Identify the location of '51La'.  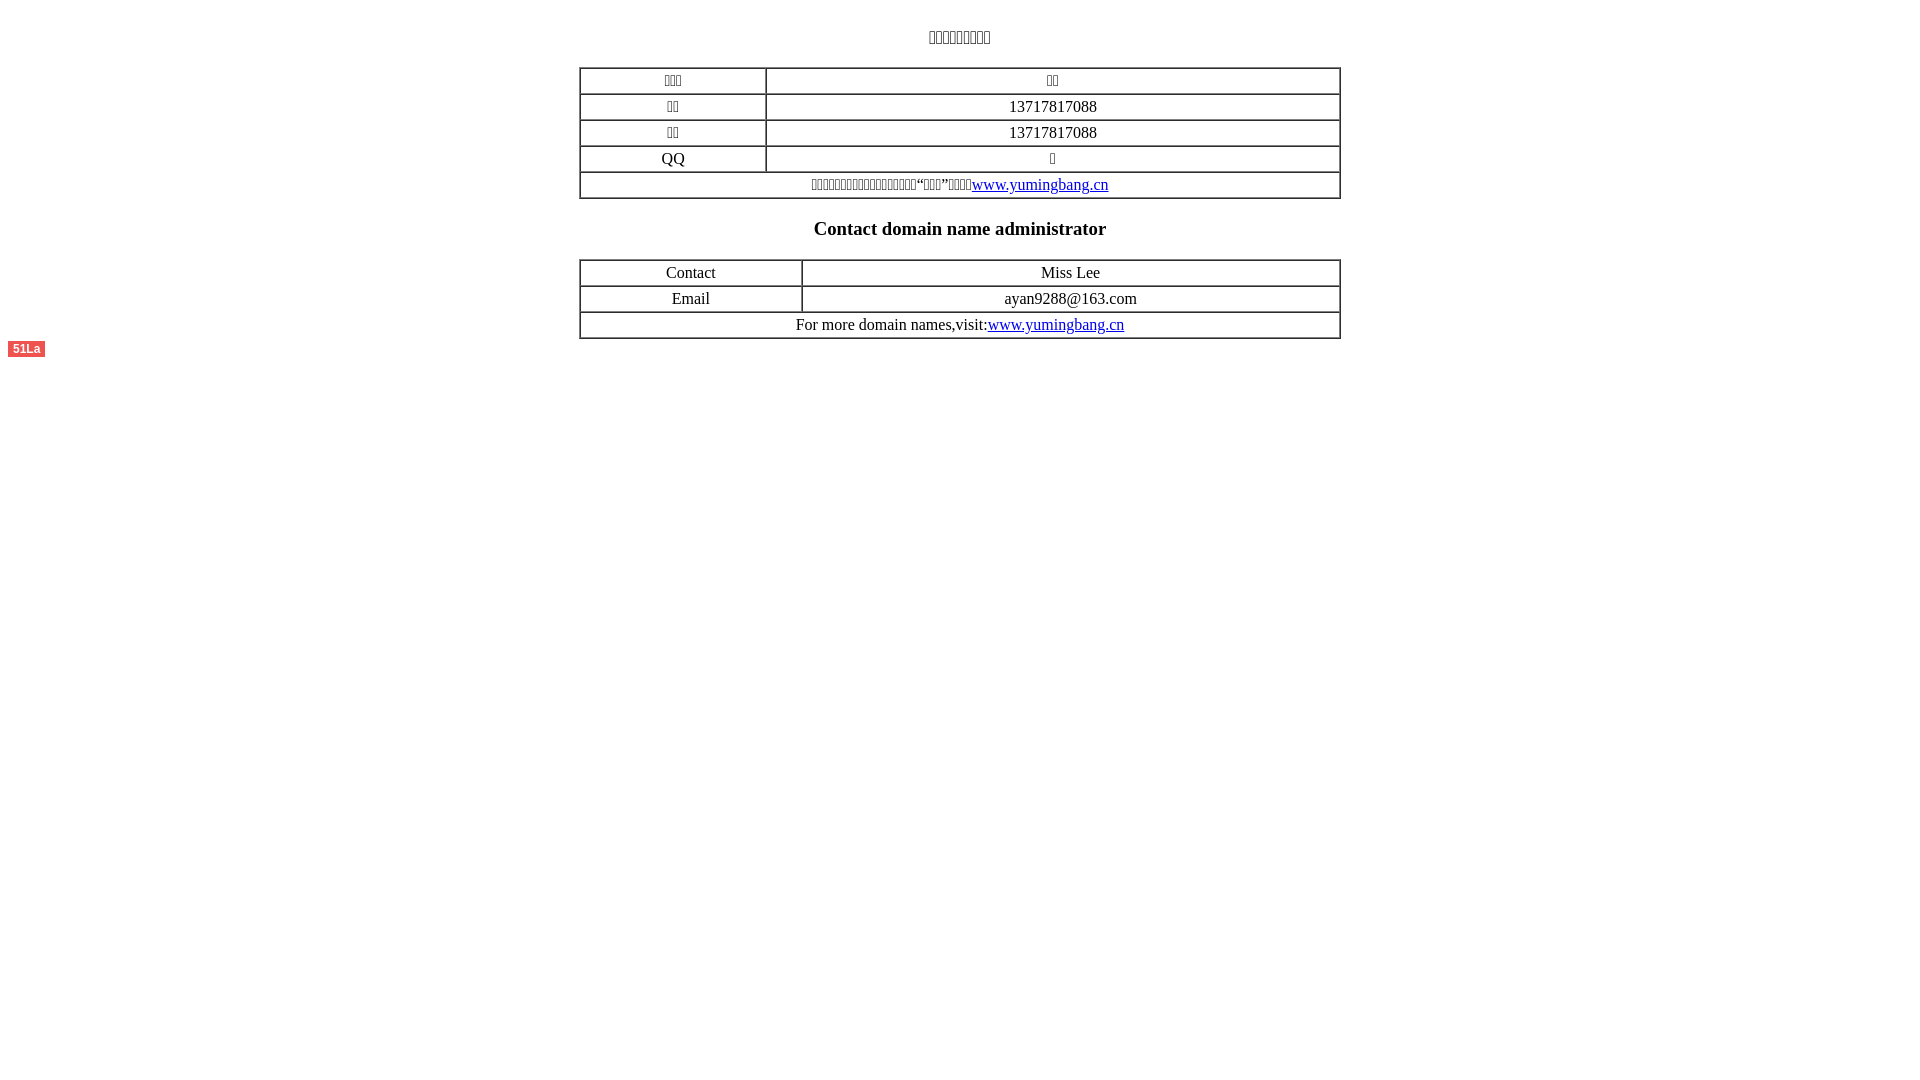
(26, 346).